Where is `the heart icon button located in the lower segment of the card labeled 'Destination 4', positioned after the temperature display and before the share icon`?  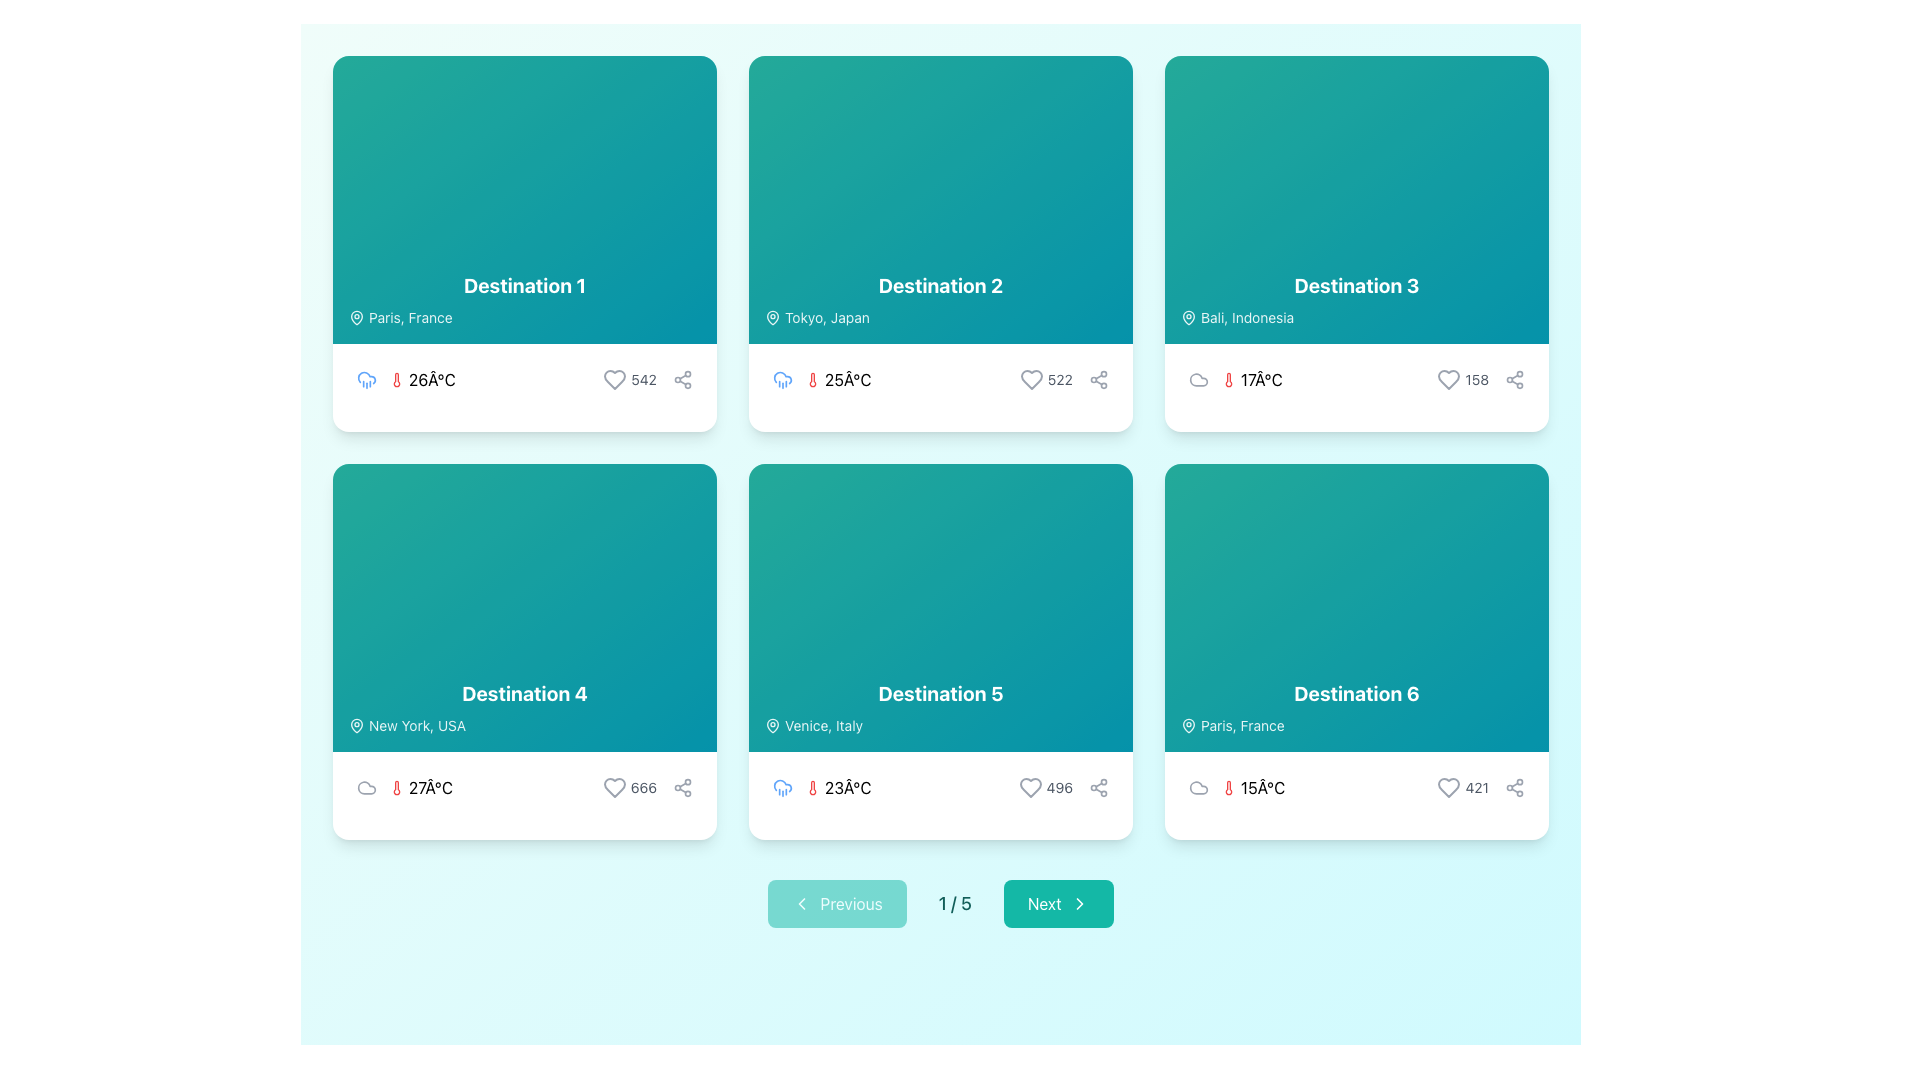 the heart icon button located in the lower segment of the card labeled 'Destination 4', positioned after the temperature display and before the share icon is located at coordinates (613, 786).